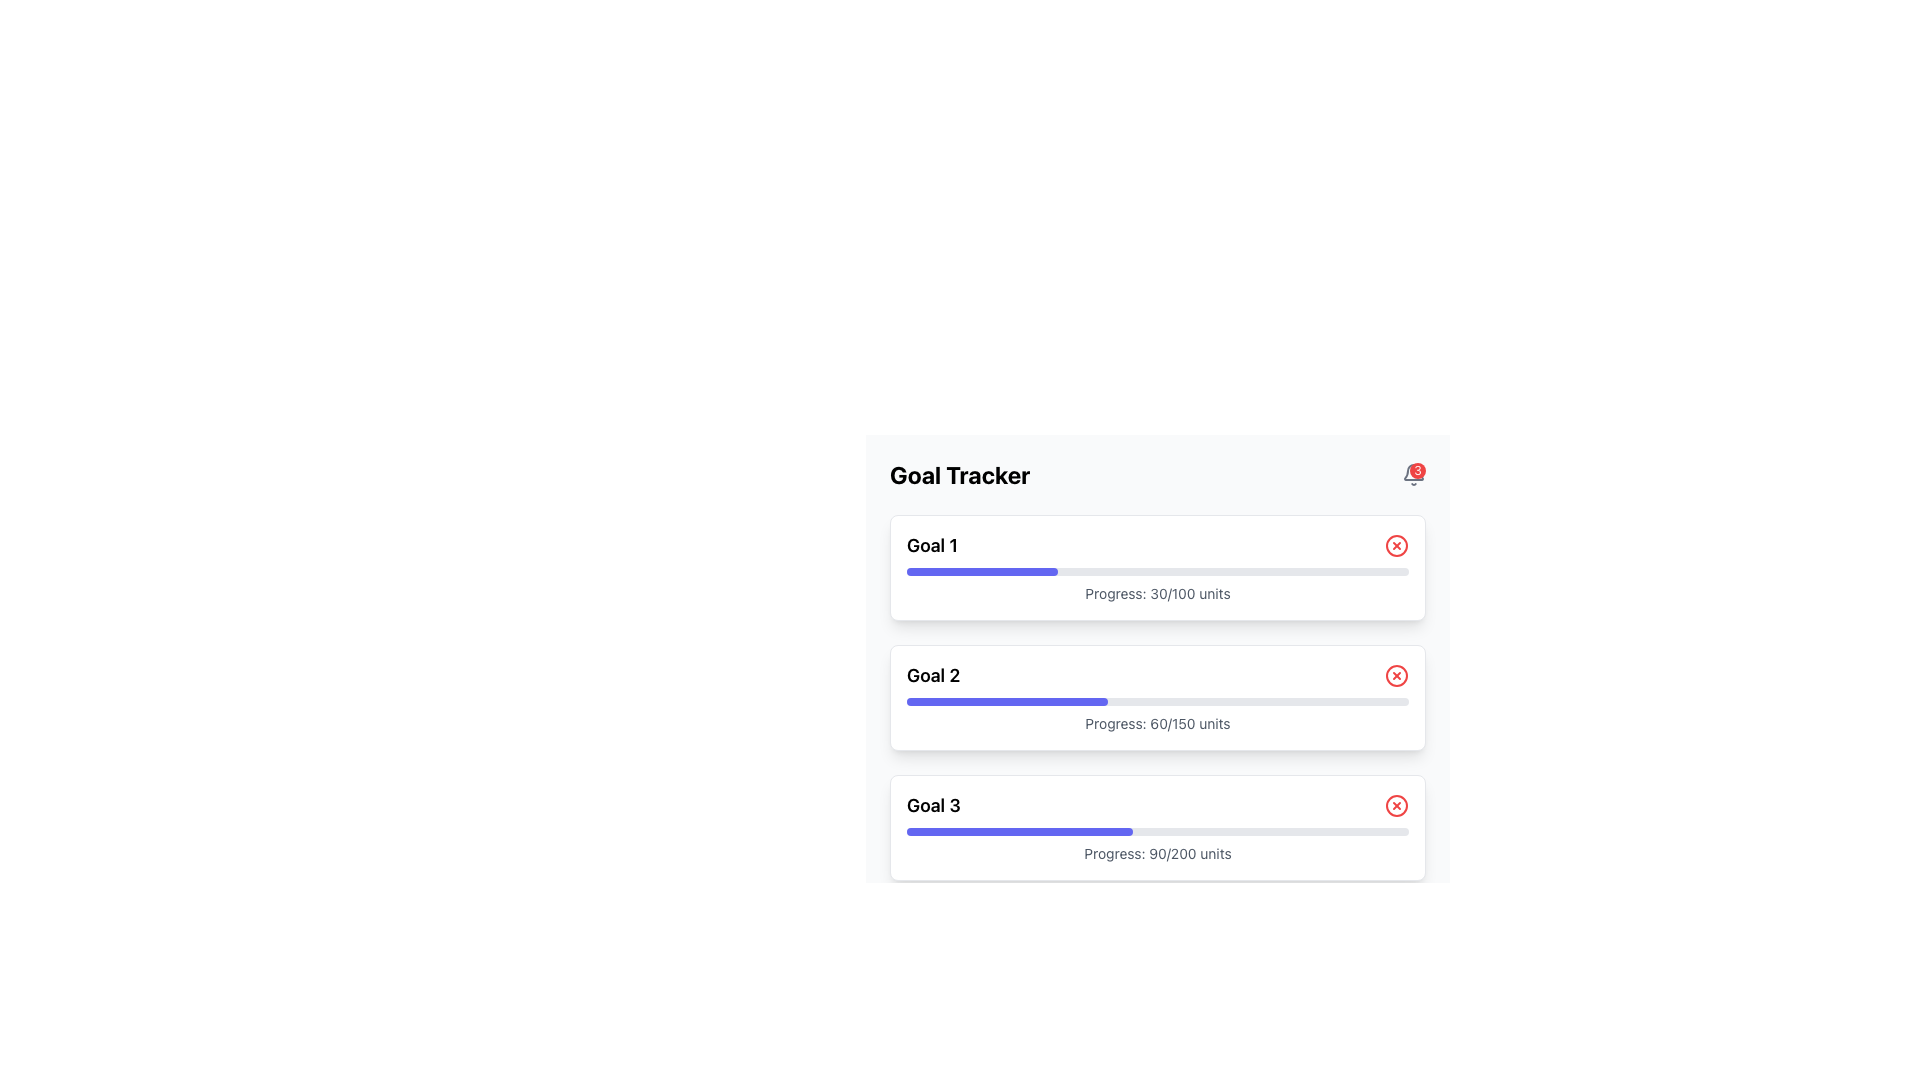 The height and width of the screenshot is (1080, 1920). What do you see at coordinates (1157, 593) in the screenshot?
I see `the text display that indicates the progress of 'Goal 1', which shows 30% completion and is located below the progress bar within the card` at bounding box center [1157, 593].